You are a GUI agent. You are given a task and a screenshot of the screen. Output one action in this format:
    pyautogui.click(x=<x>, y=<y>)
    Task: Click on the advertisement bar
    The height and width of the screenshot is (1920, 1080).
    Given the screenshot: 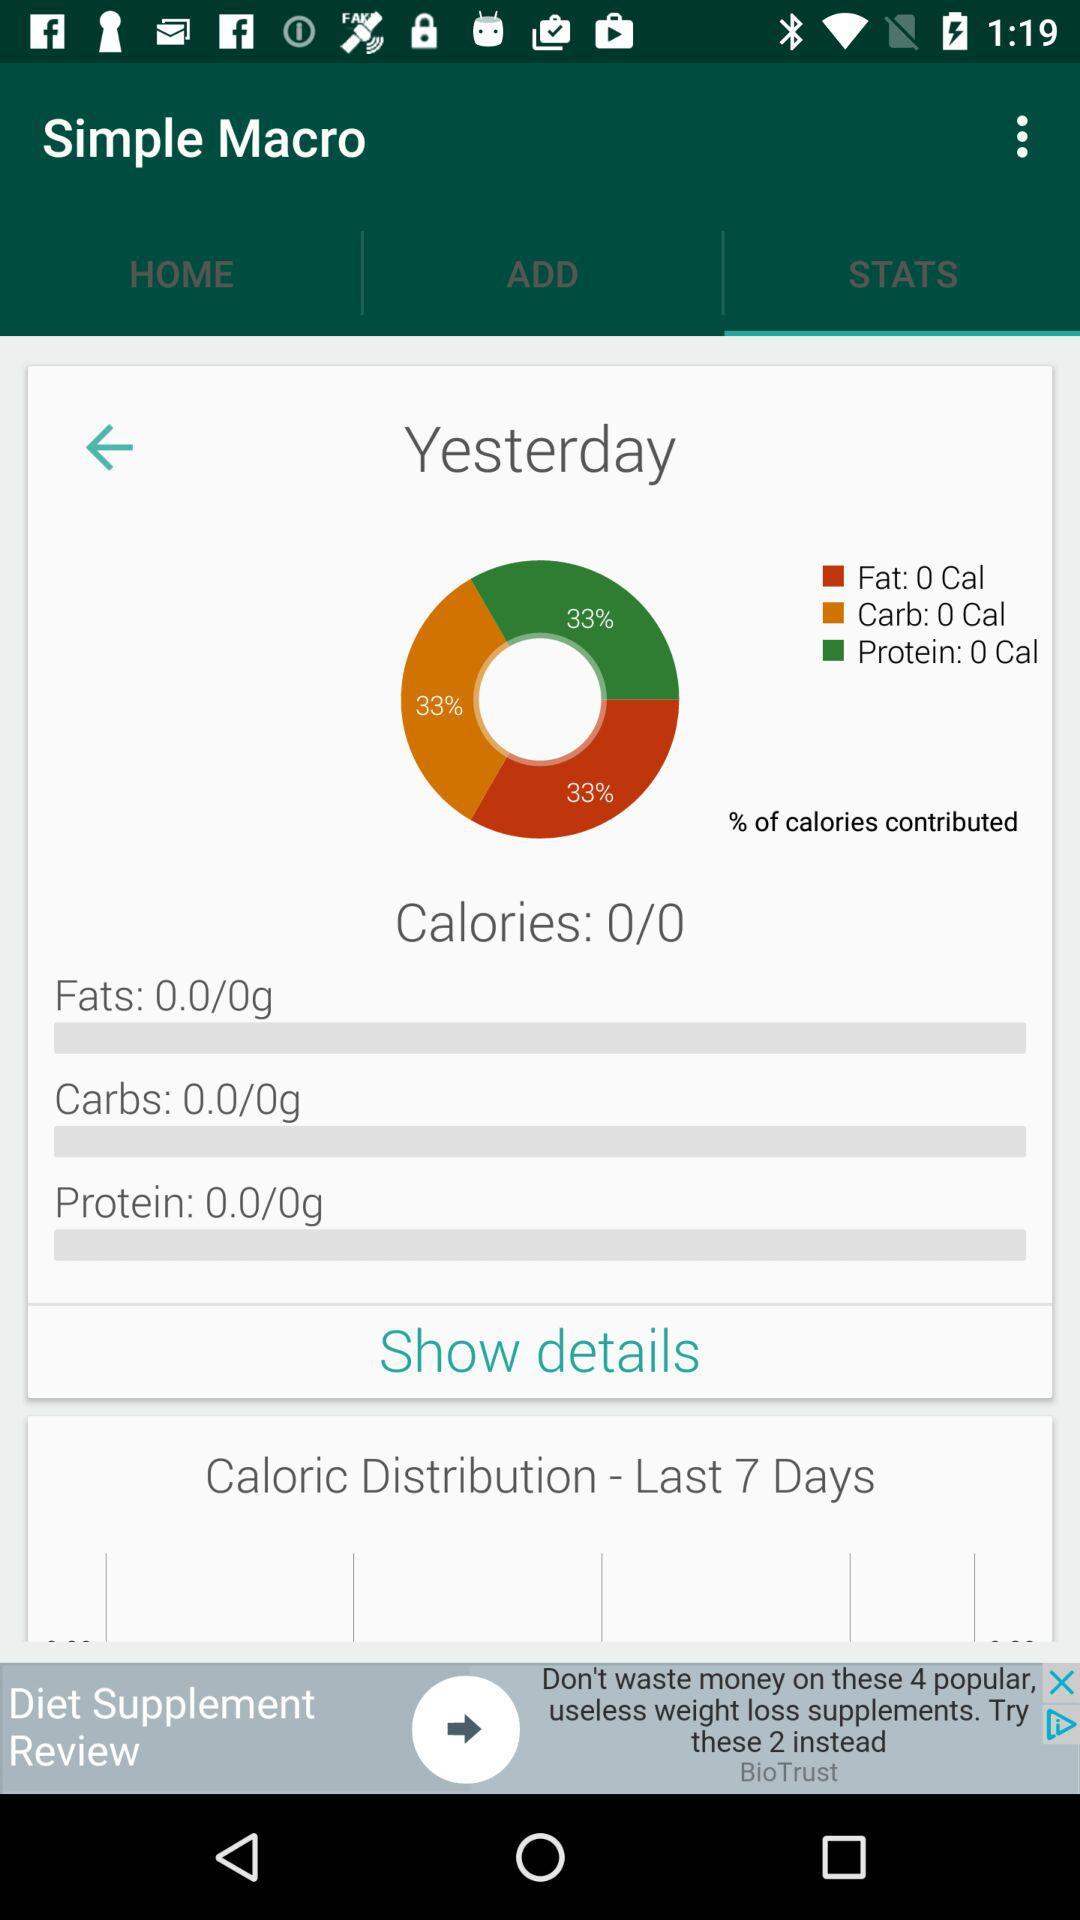 What is the action you would take?
    pyautogui.click(x=540, y=1727)
    